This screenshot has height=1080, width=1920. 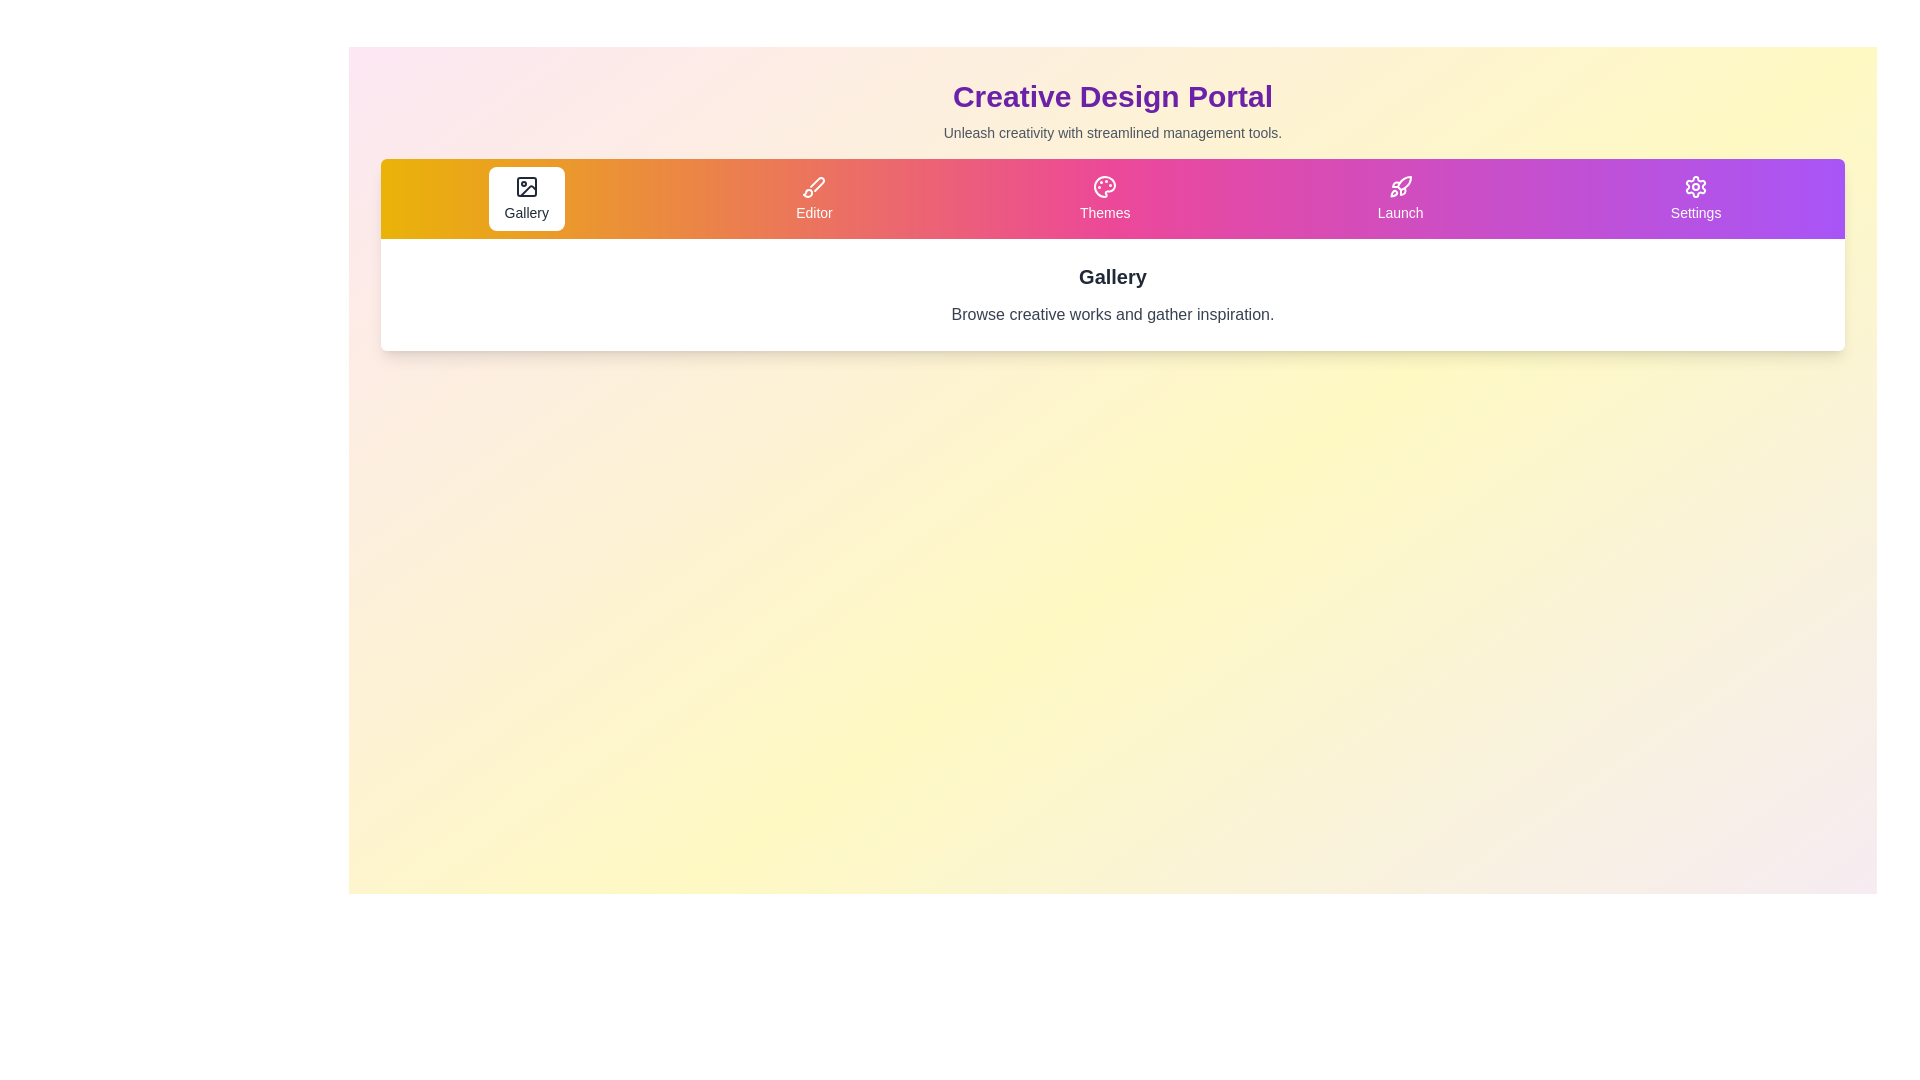 I want to click on the icon resembling a picture frame with a sun and mountain, located on the leftmost side of the navigation bar above the text 'Gallery', so click(x=526, y=186).